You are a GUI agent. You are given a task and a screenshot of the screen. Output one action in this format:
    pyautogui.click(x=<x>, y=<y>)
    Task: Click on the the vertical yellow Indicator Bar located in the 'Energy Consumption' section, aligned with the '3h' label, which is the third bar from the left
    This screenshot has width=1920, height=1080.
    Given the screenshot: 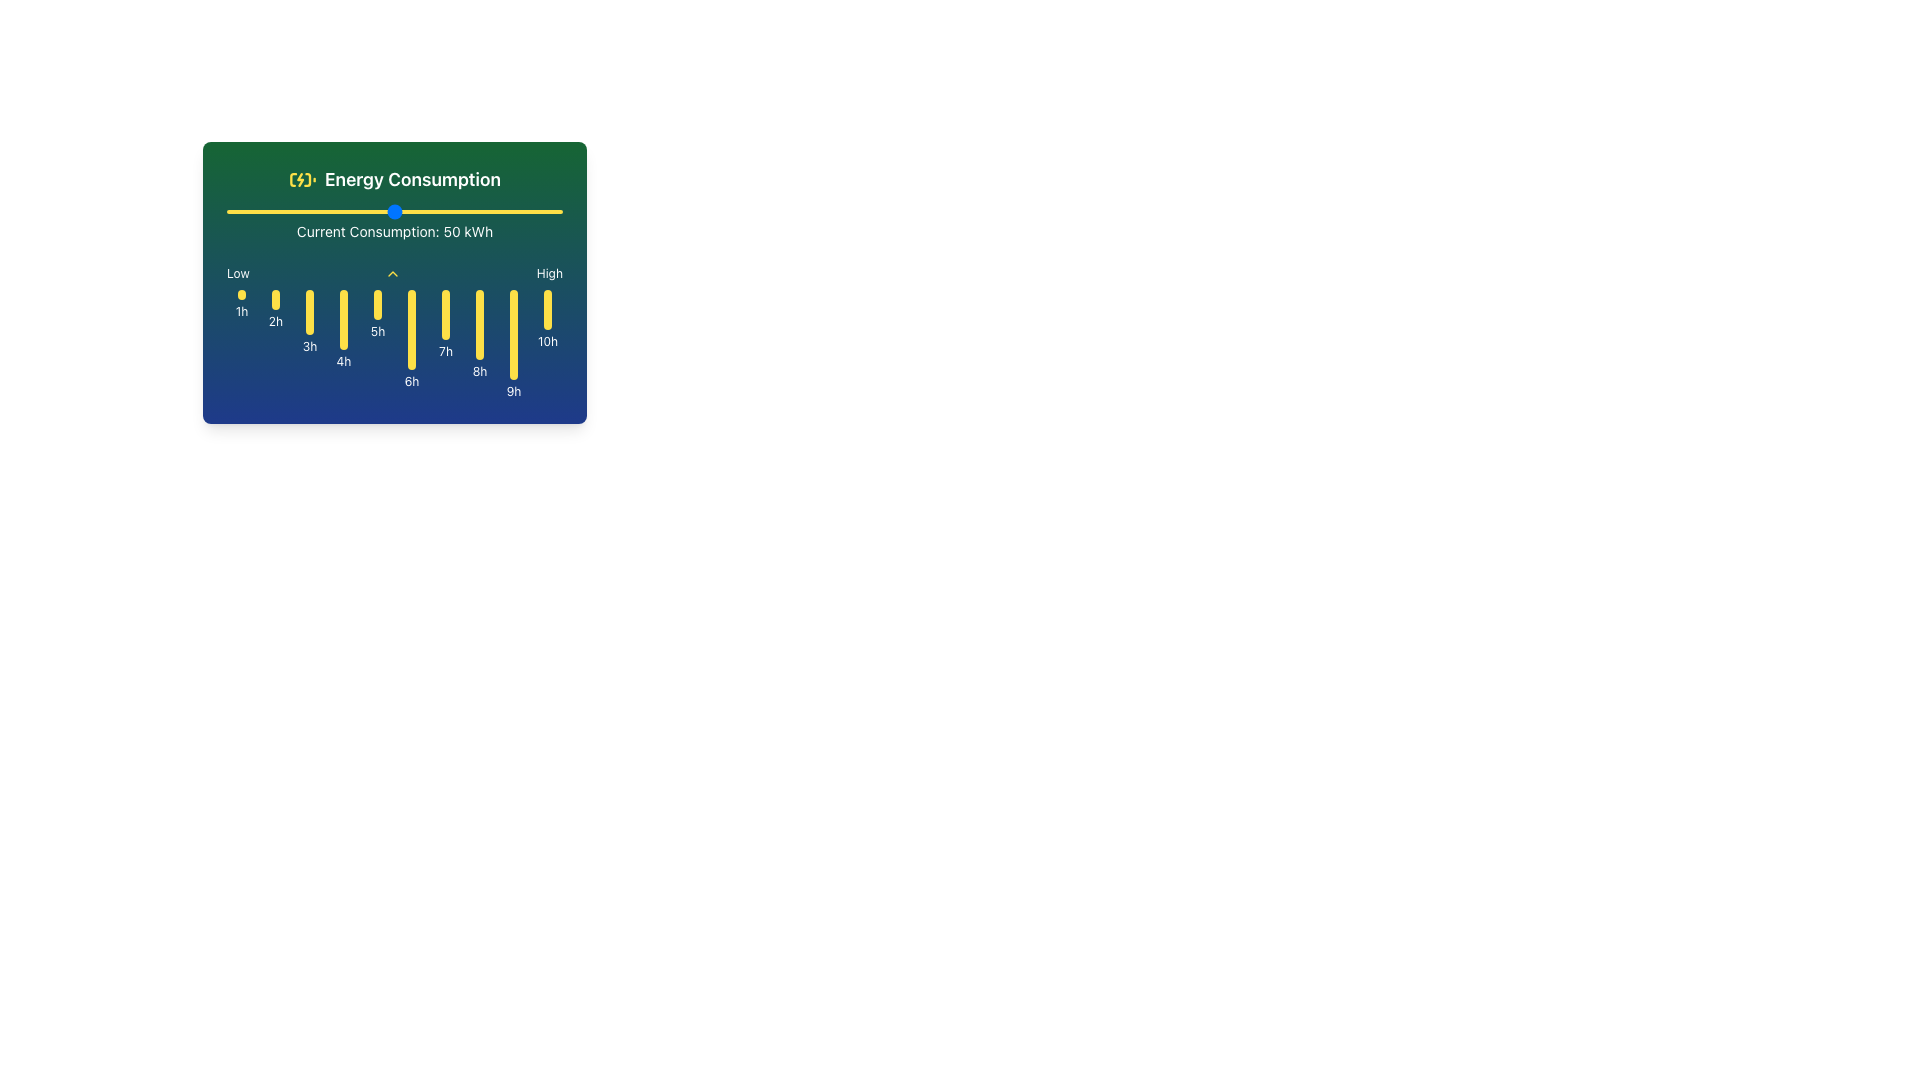 What is the action you would take?
    pyautogui.click(x=309, y=312)
    